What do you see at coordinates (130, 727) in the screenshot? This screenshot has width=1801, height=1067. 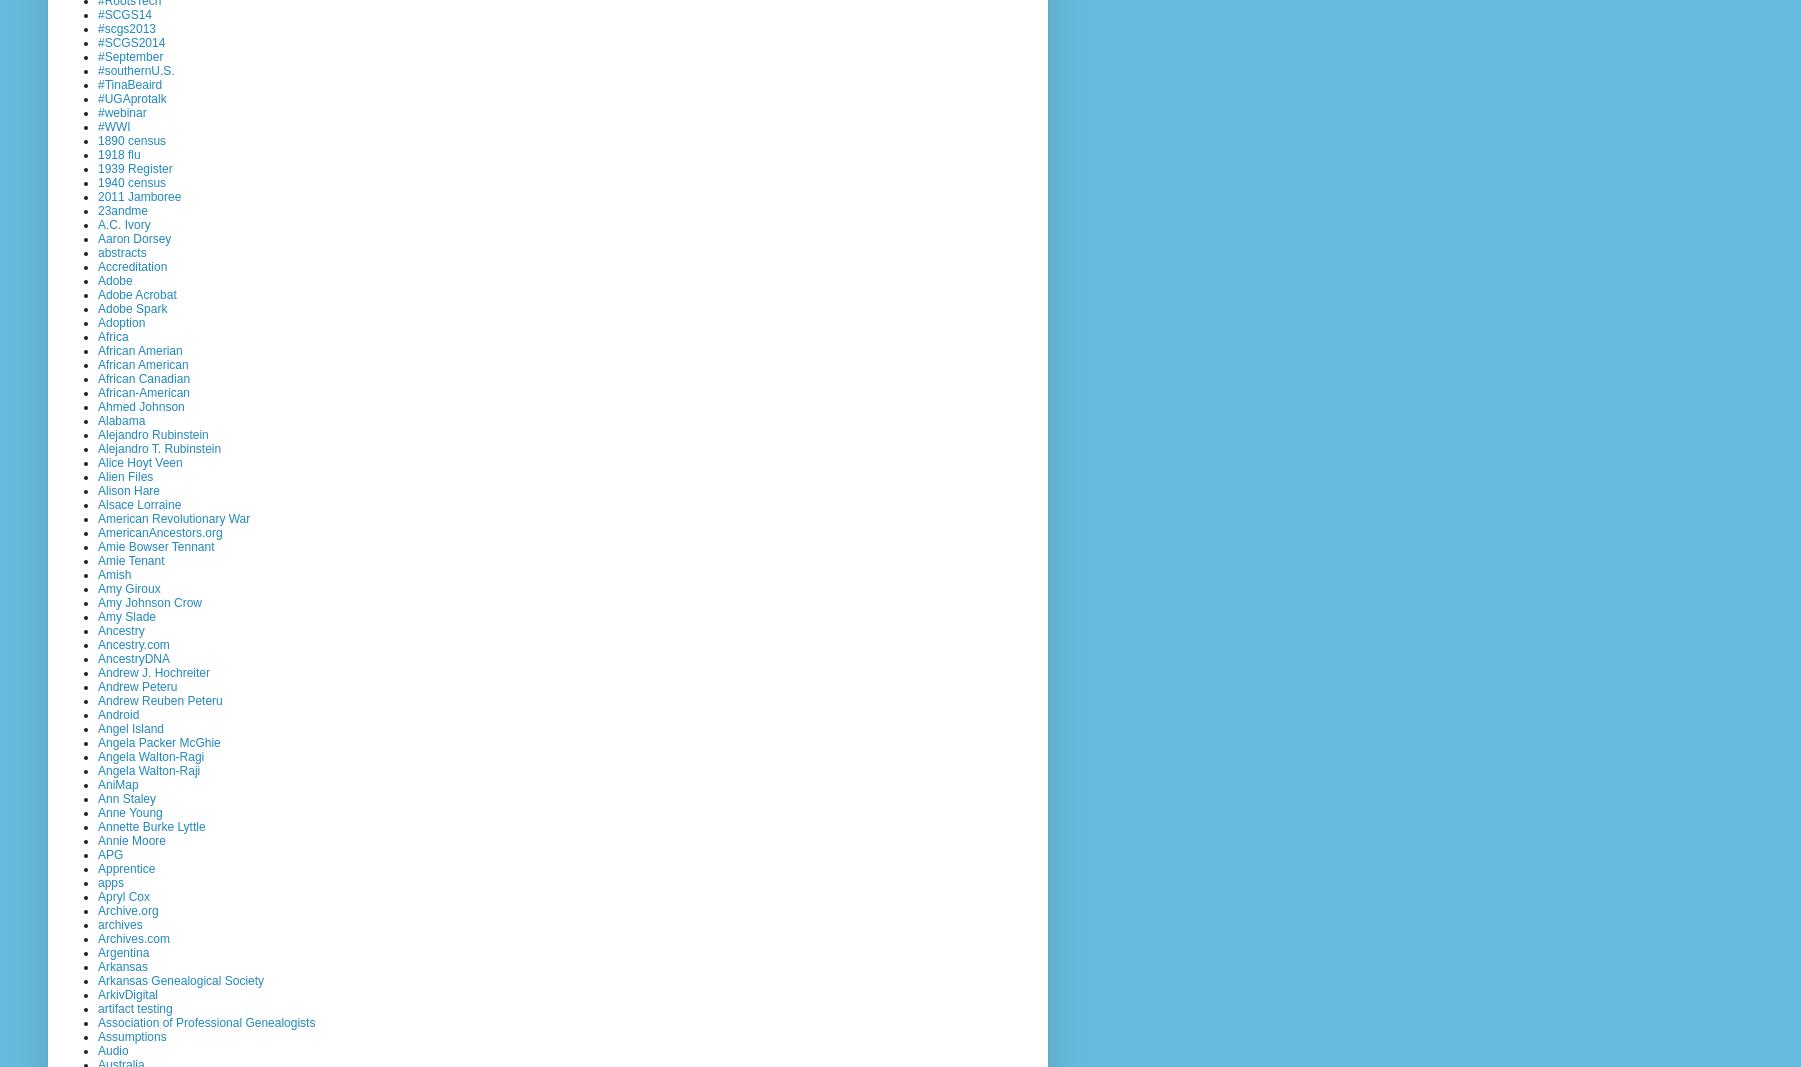 I see `'Angel Island'` at bounding box center [130, 727].